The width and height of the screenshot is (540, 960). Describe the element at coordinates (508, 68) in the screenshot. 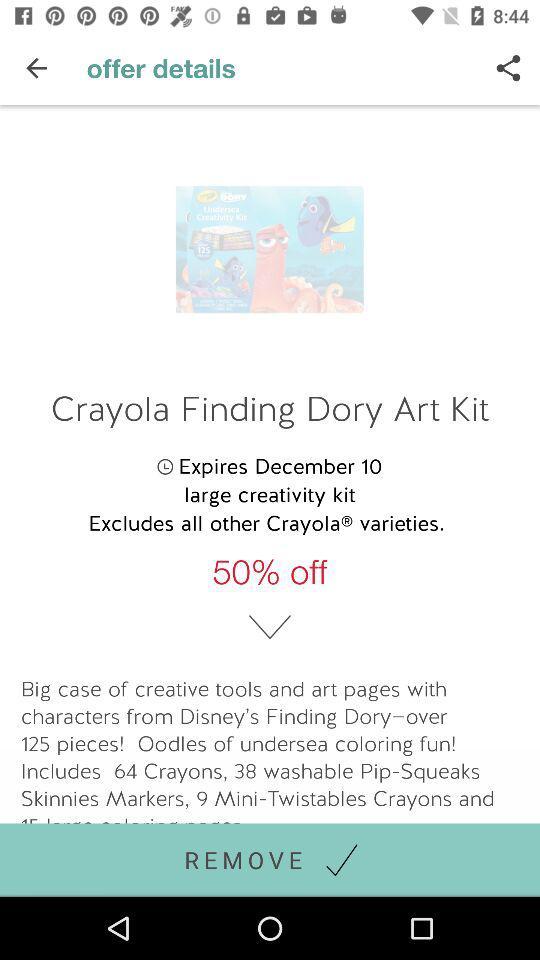

I see `the icon to the right of the offer details` at that location.